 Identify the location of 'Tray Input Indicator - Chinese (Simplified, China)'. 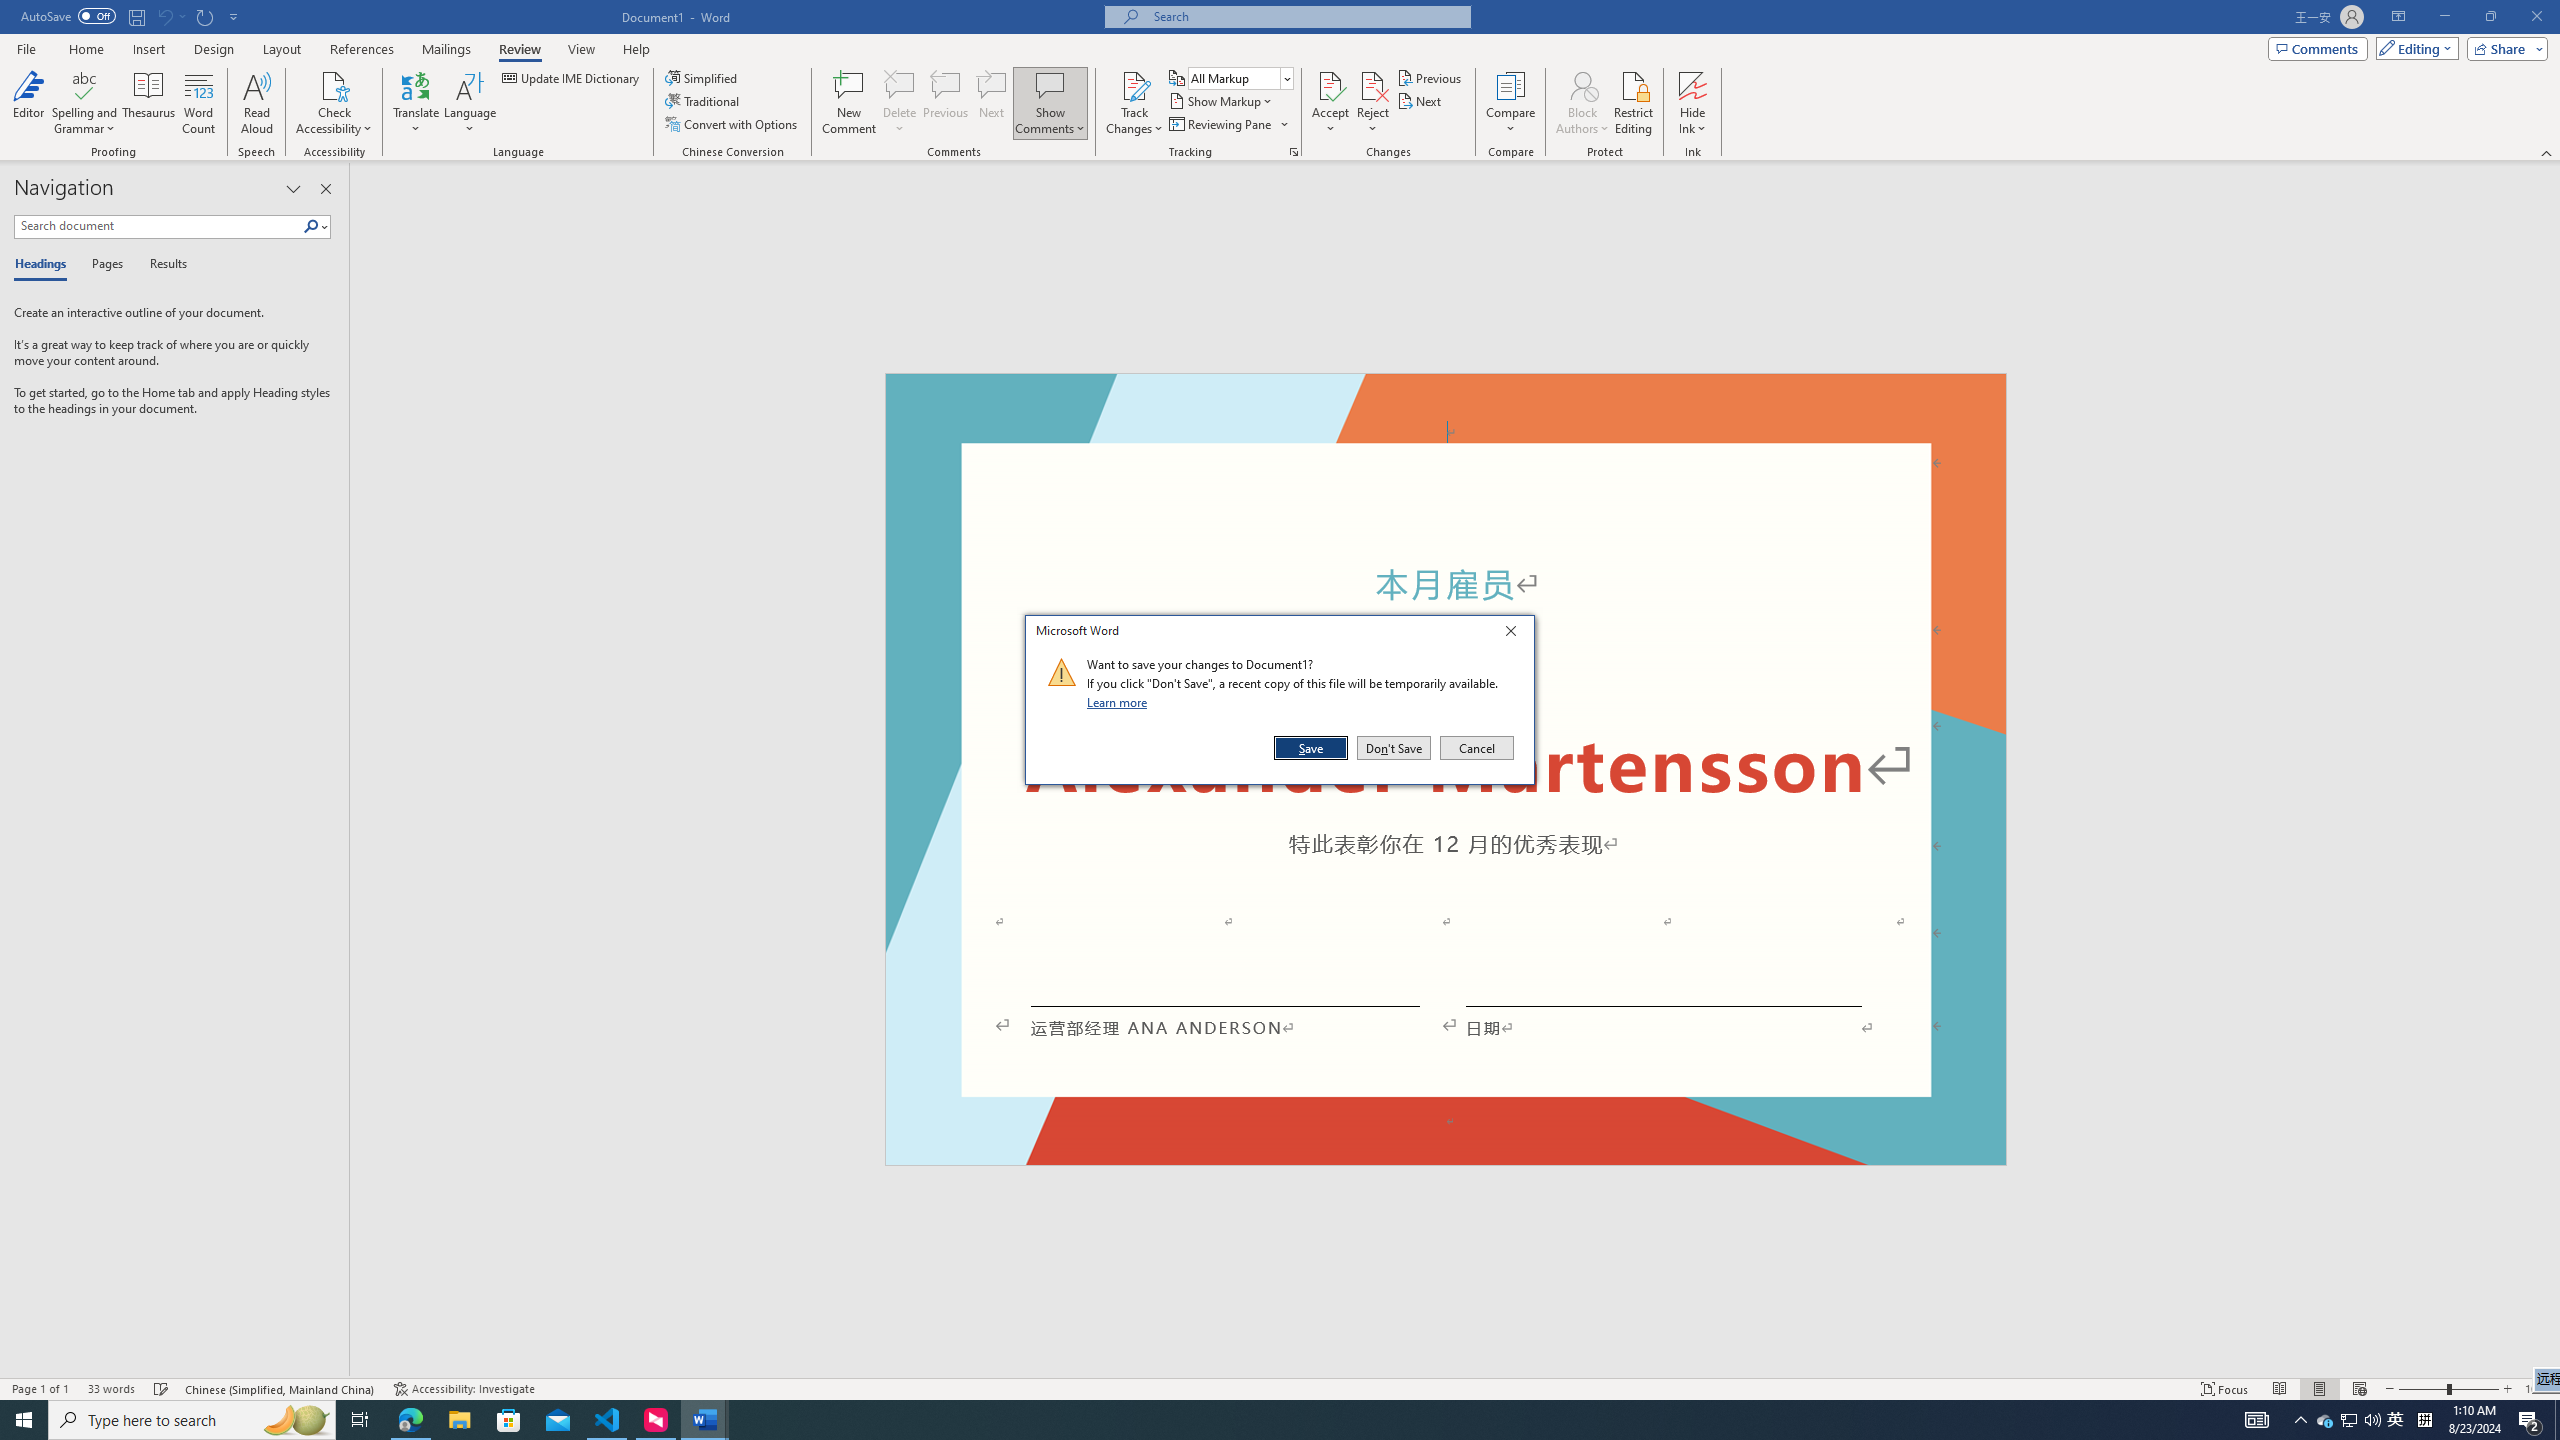
(2424, 1418).